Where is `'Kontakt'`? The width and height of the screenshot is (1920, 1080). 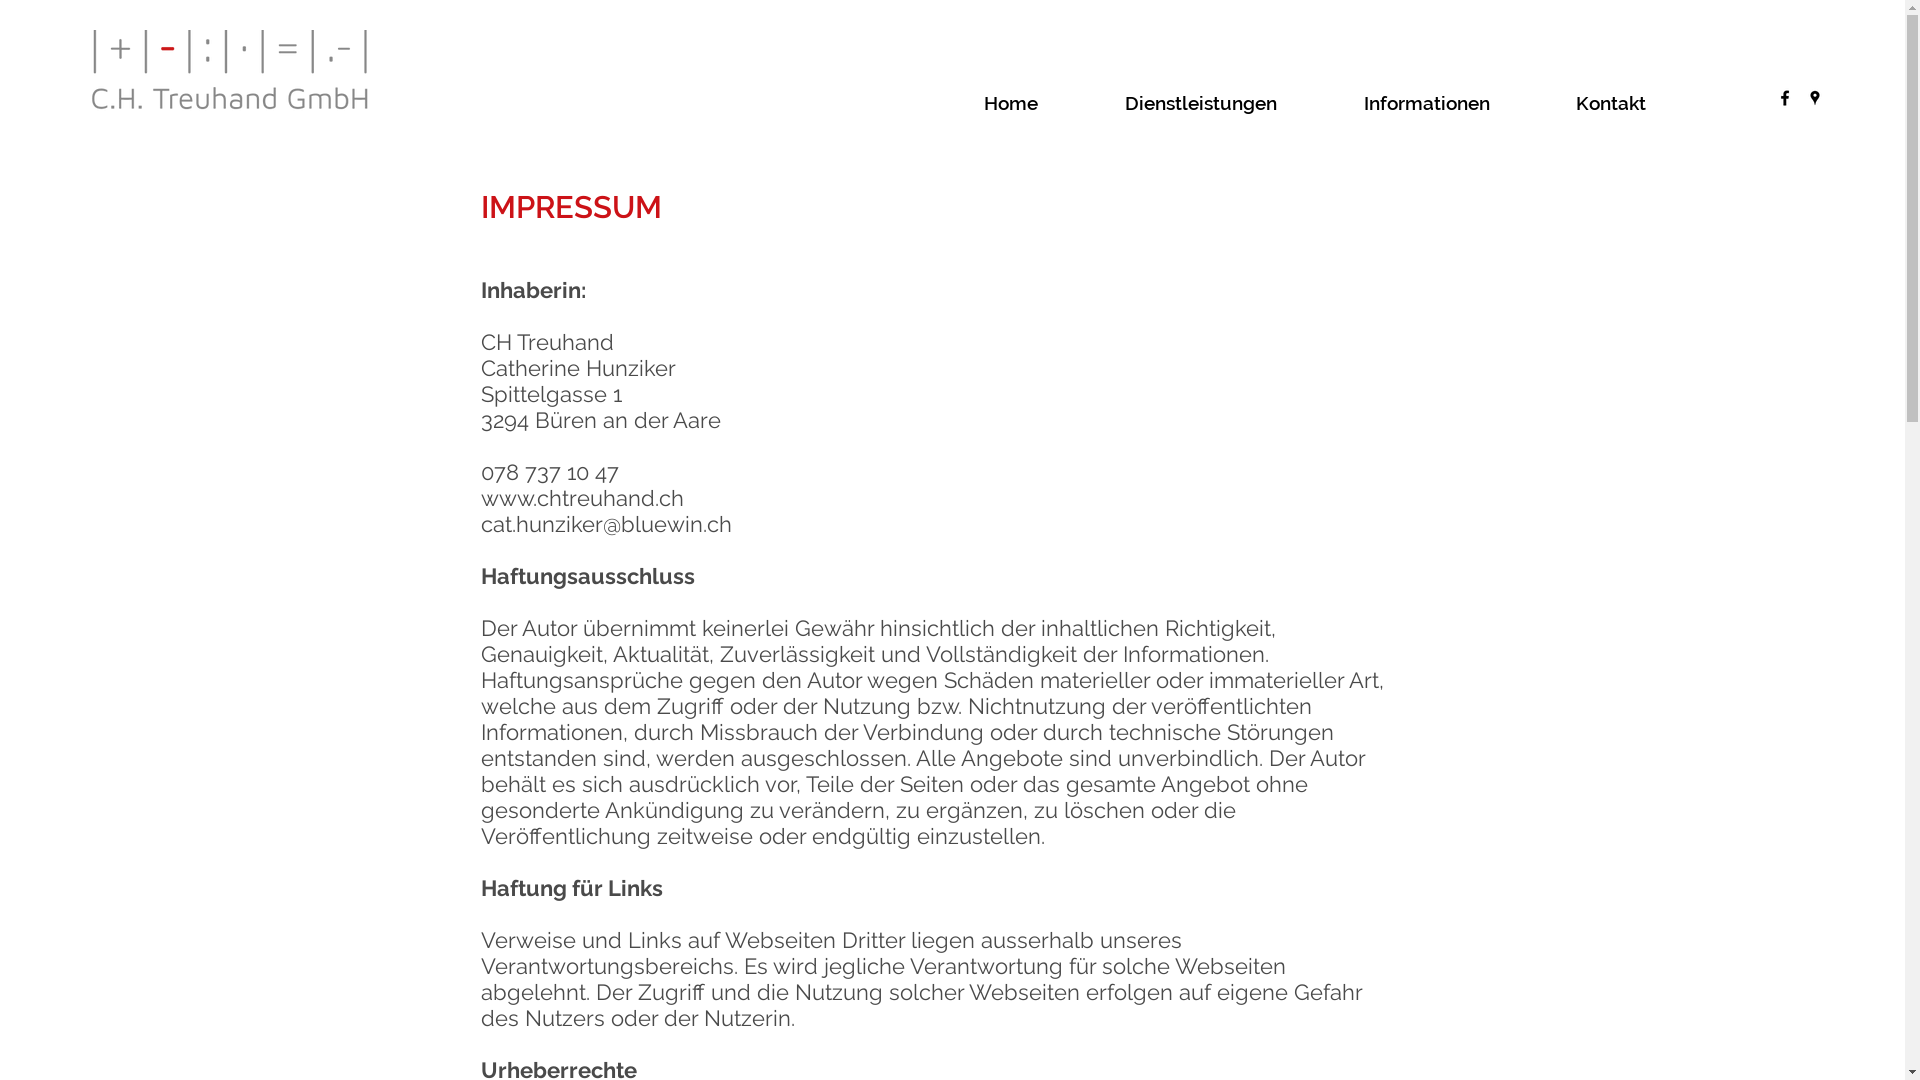
'Kontakt' is located at coordinates (1643, 103).